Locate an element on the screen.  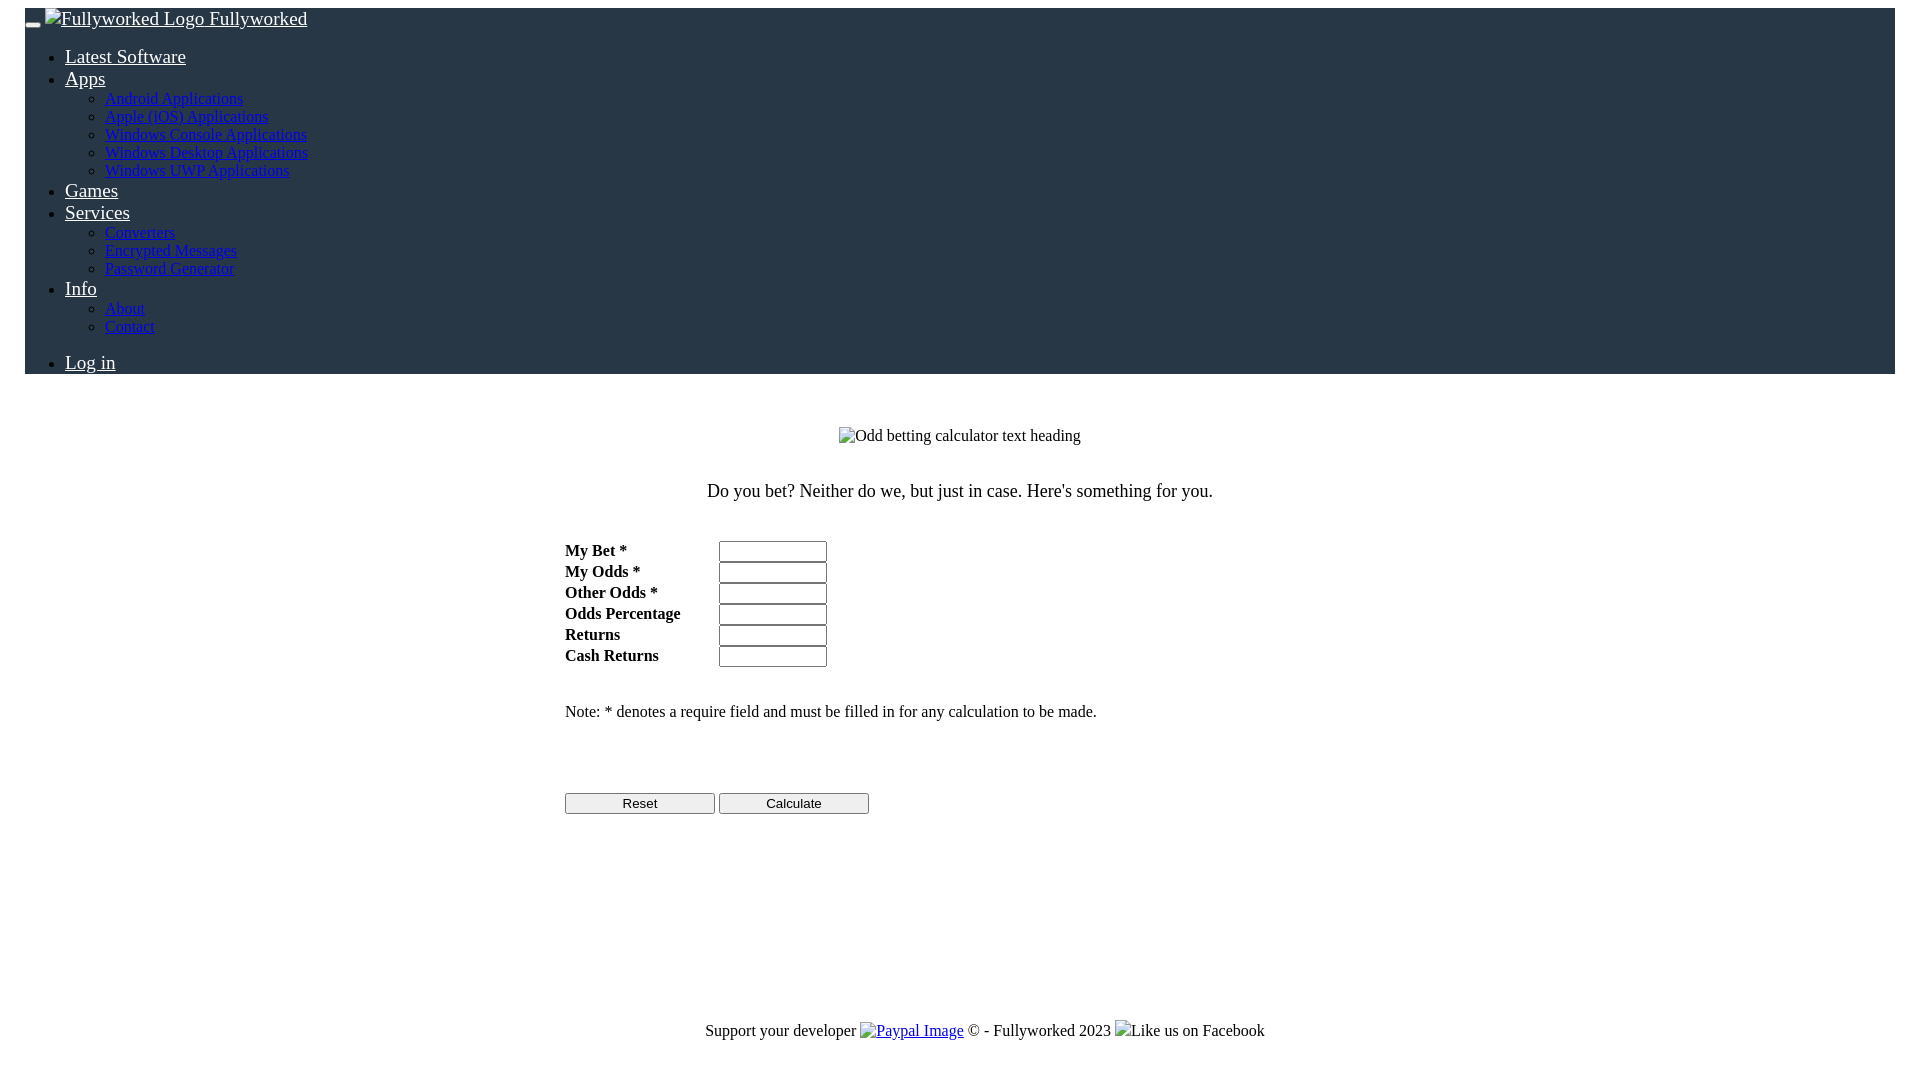
'This displays your returns.' is located at coordinates (771, 635).